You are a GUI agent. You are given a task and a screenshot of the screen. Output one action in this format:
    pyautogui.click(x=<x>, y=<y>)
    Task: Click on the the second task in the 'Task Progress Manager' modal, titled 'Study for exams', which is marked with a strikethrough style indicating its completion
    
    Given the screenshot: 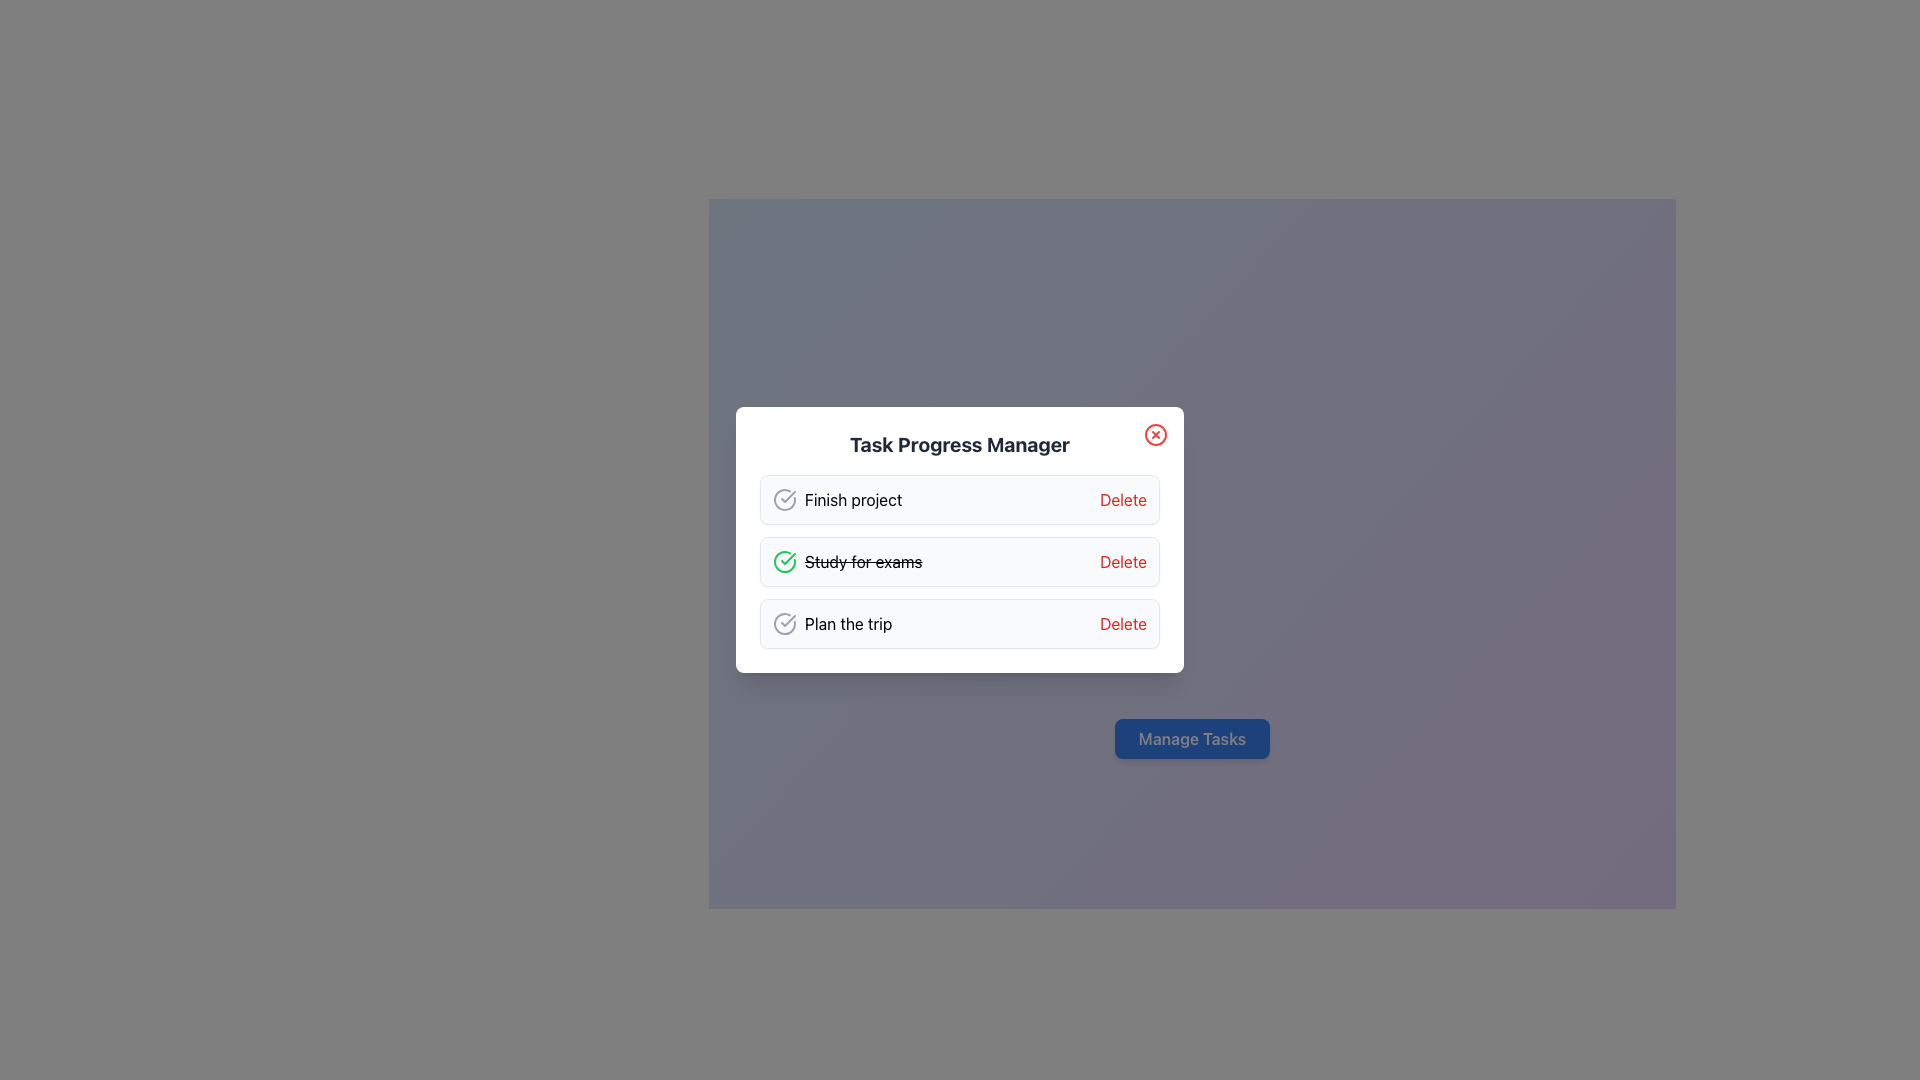 What is the action you would take?
    pyautogui.click(x=960, y=562)
    